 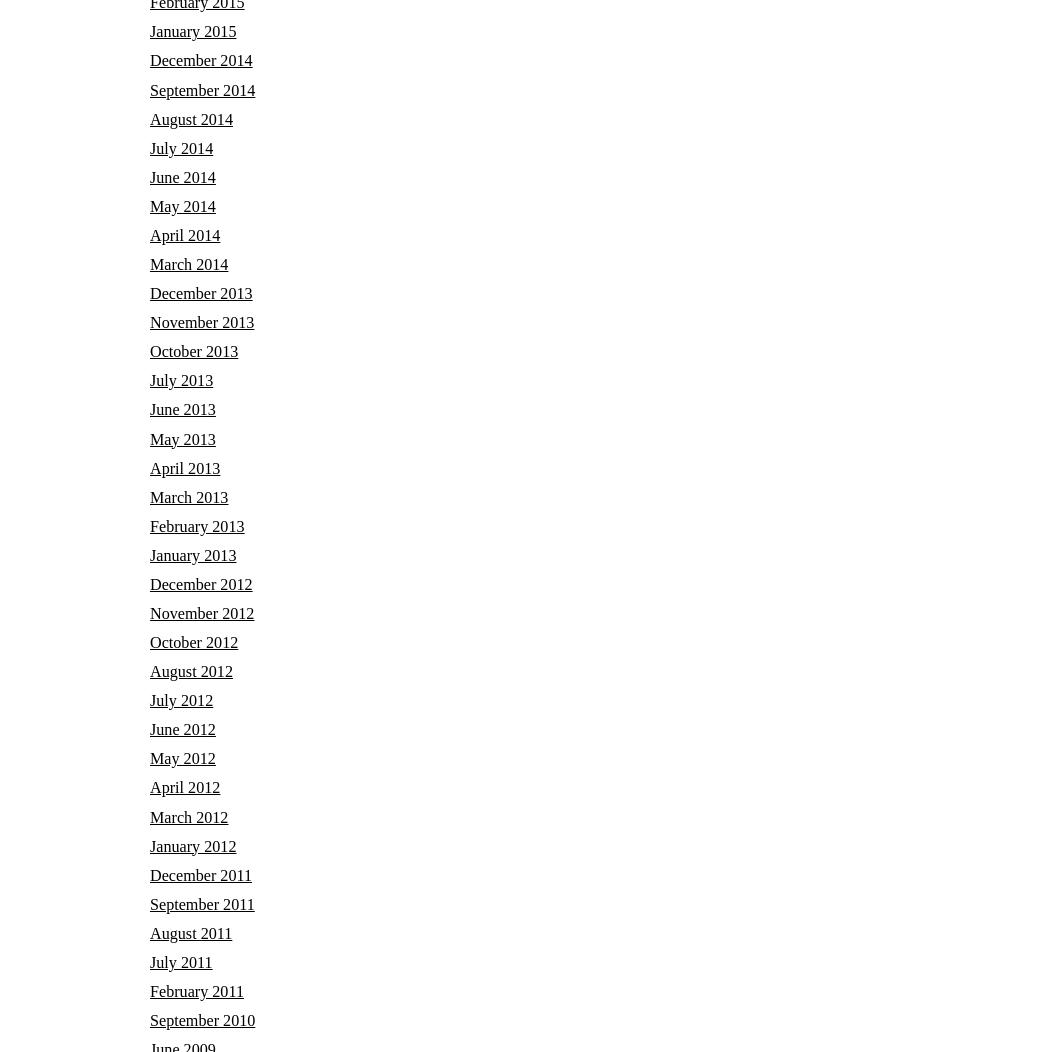 What do you see at coordinates (185, 786) in the screenshot?
I see `'April 2012'` at bounding box center [185, 786].